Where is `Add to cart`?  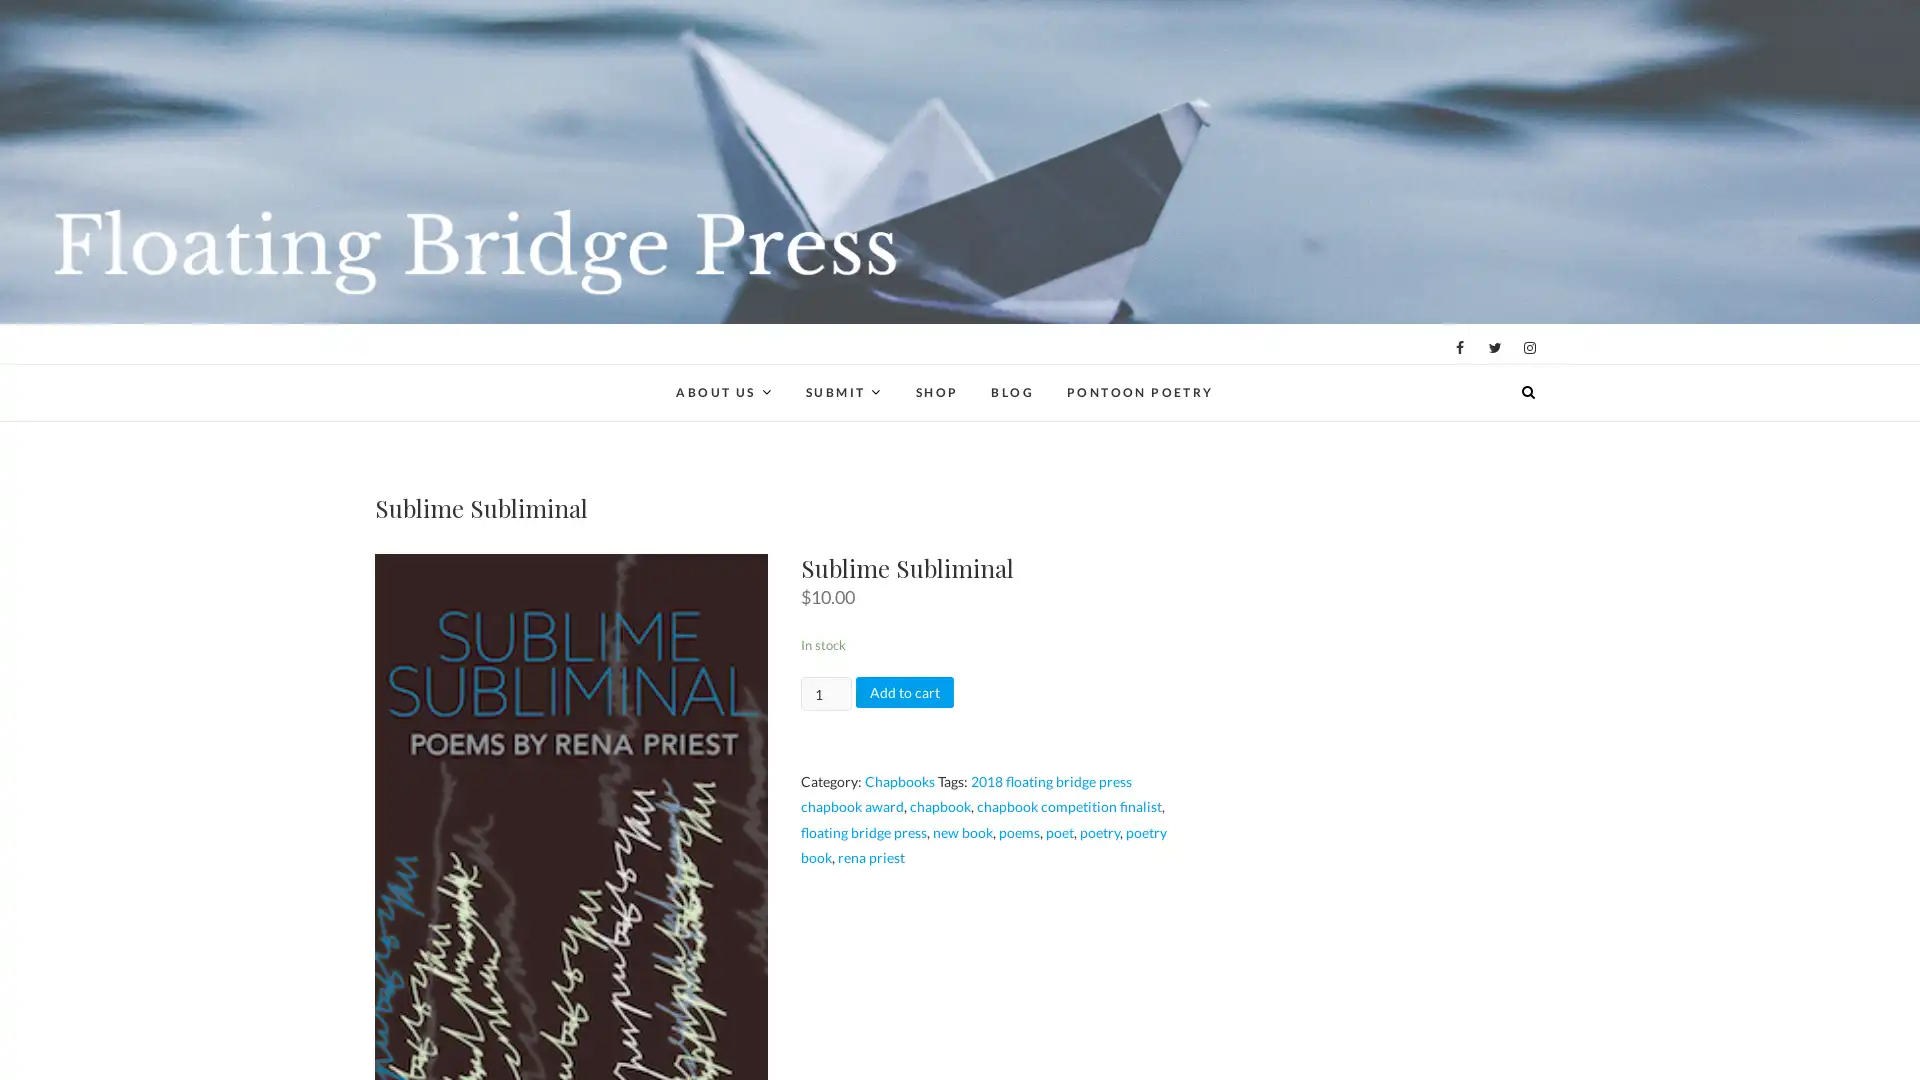
Add to cart is located at coordinates (902, 691).